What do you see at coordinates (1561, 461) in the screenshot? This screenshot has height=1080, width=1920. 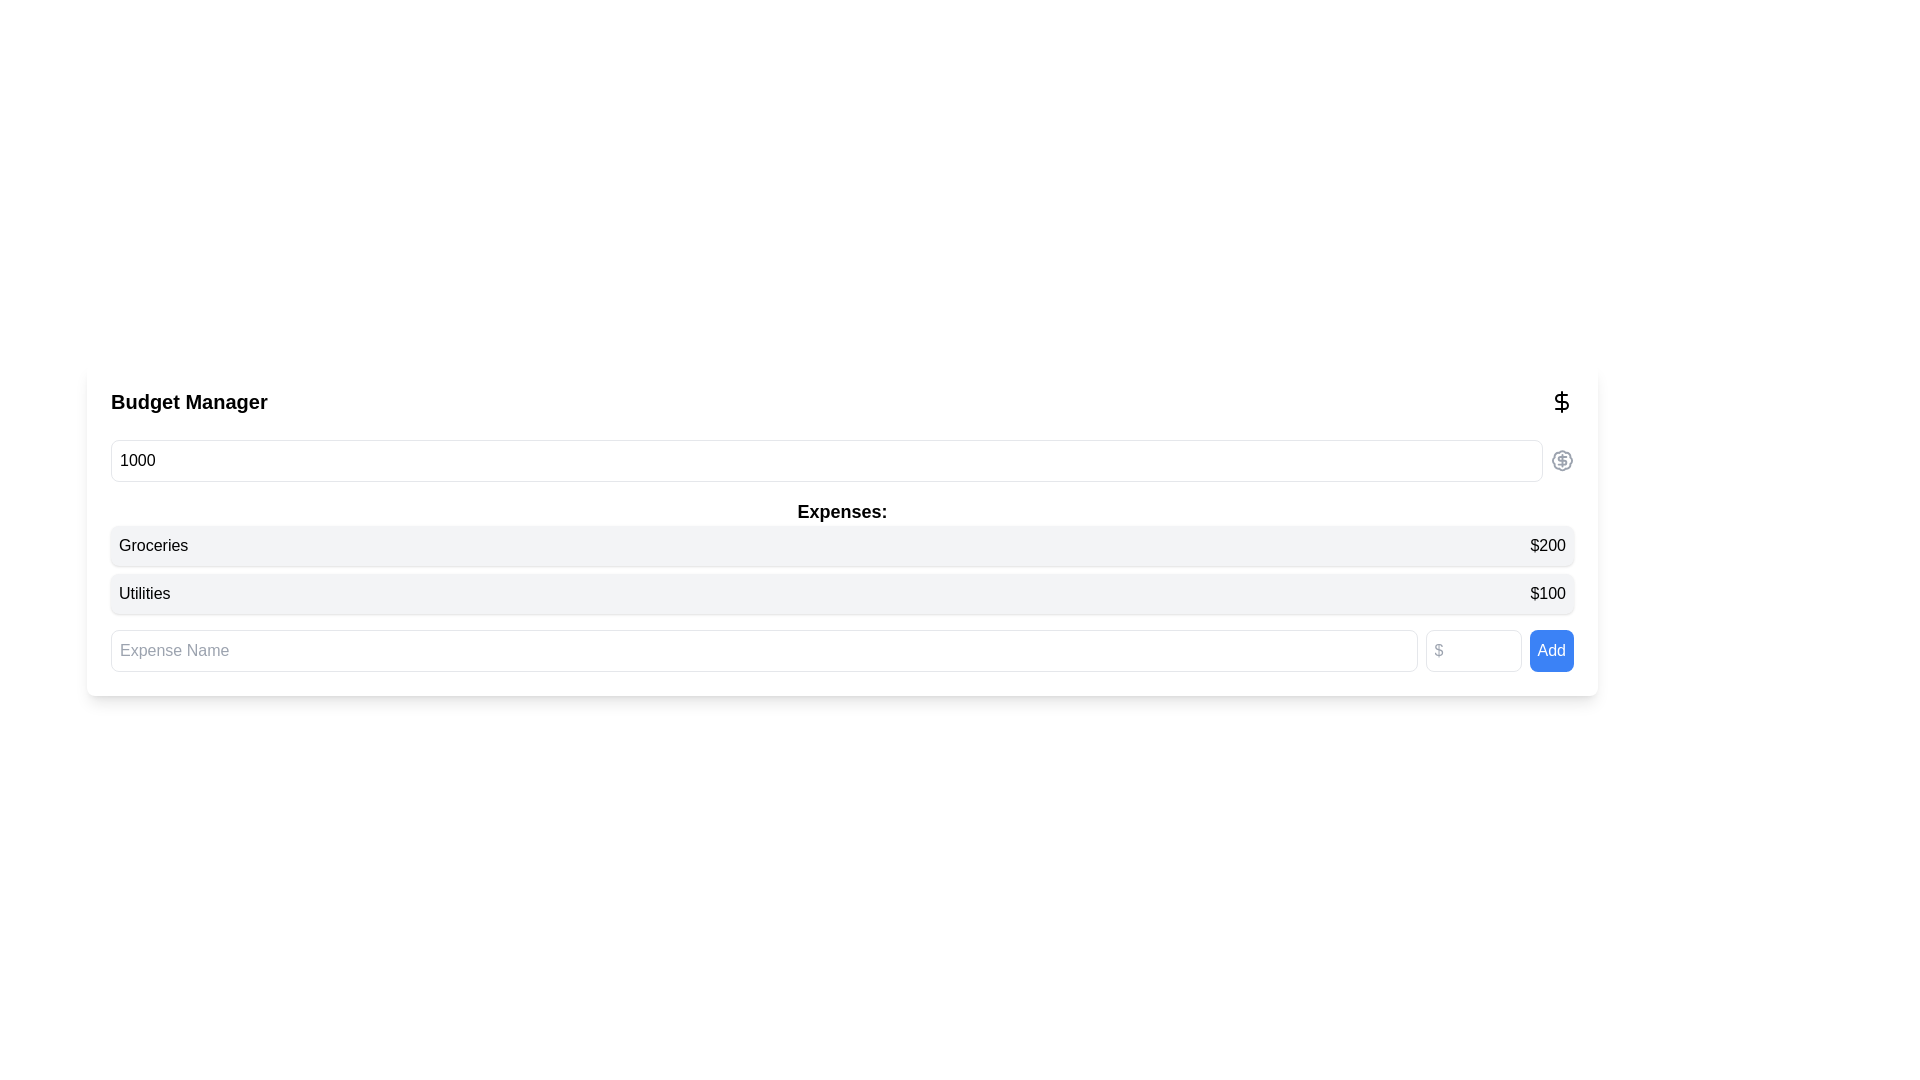 I see `the dollar sign icon surrounded by a circular badge, which is located to the immediate right of the 'Set your budget' text input box` at bounding box center [1561, 461].